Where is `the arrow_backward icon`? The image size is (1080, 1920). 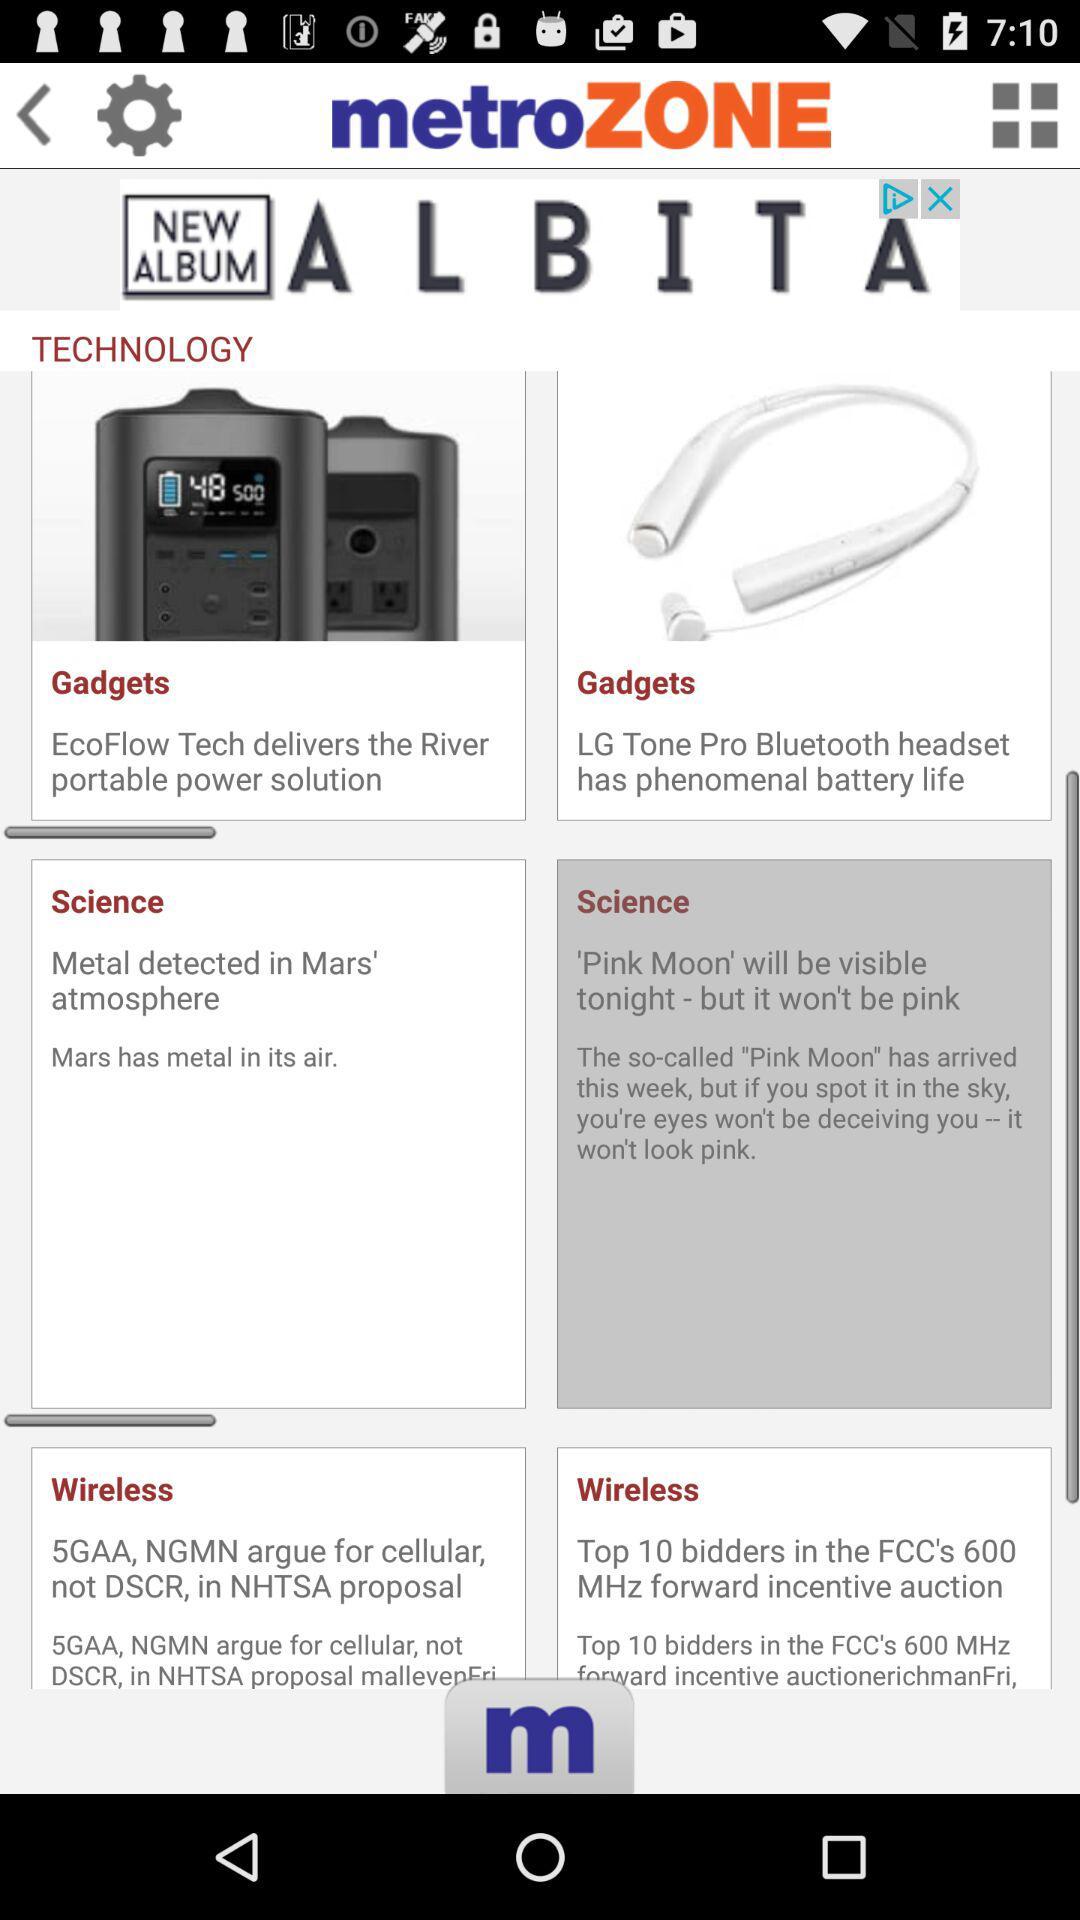
the arrow_backward icon is located at coordinates (54, 122).